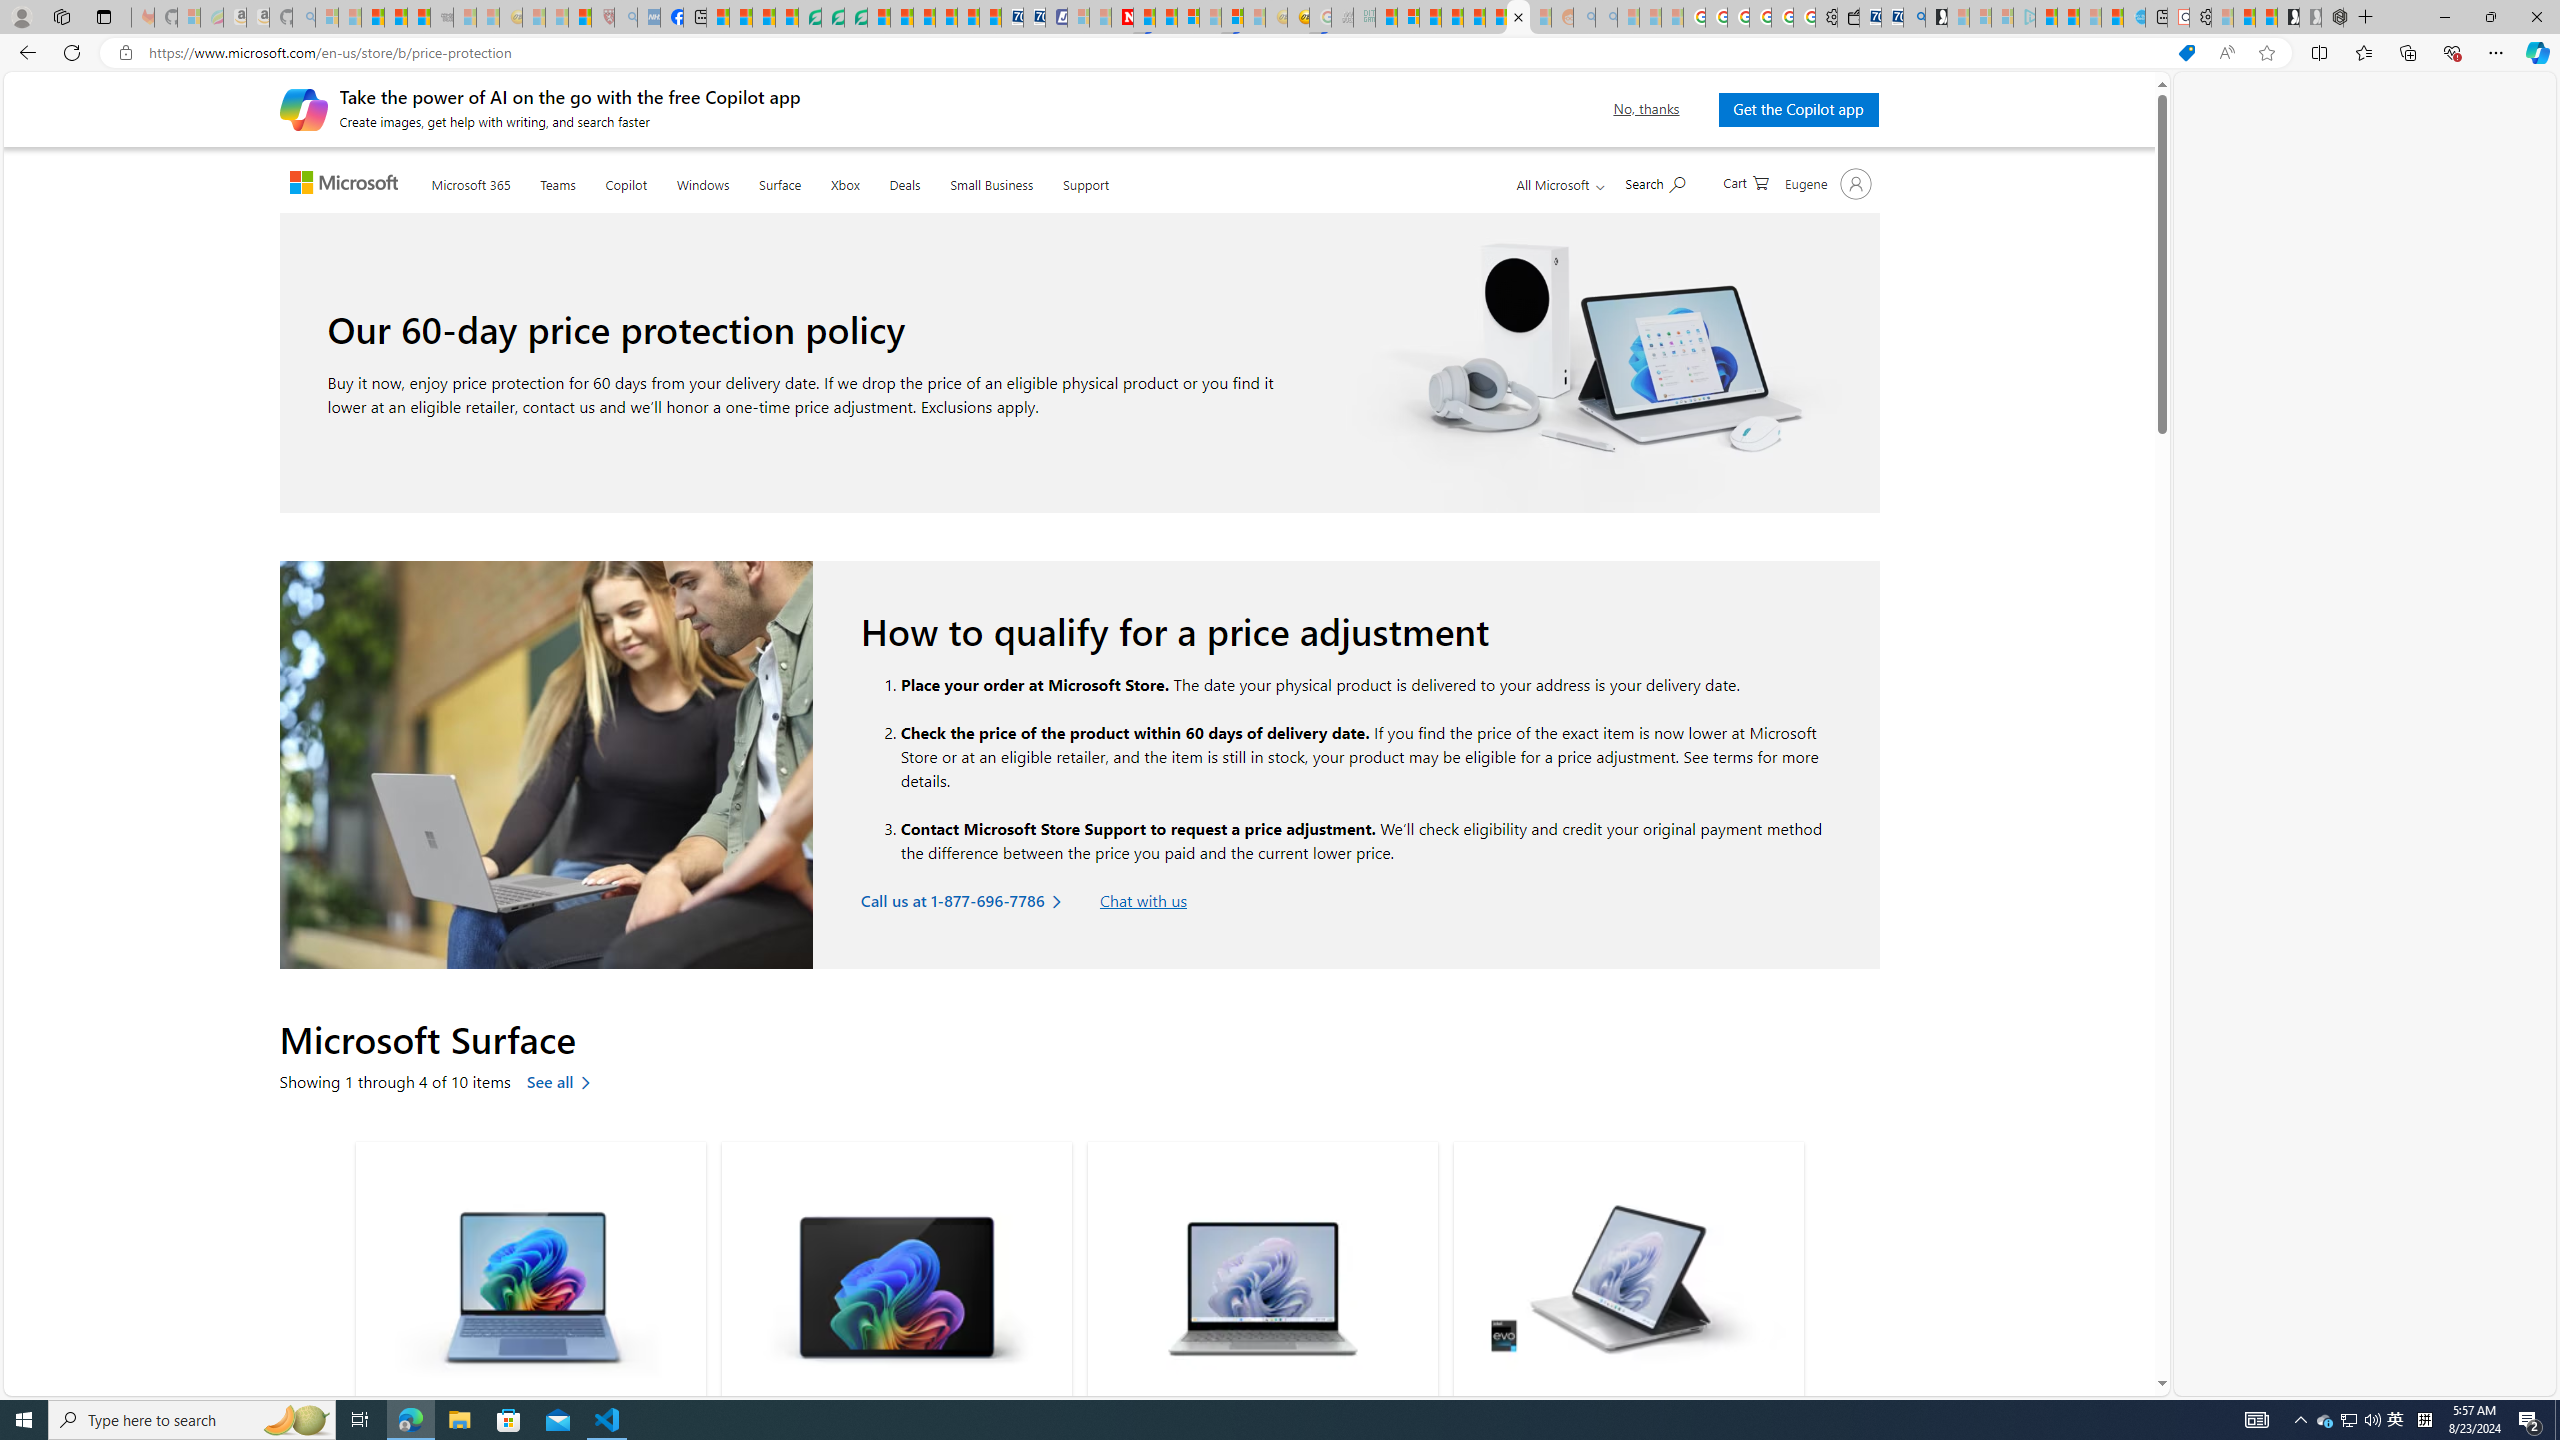 The width and height of the screenshot is (2560, 1440). Describe the element at coordinates (856, 16) in the screenshot. I see `'Microsoft Word - consumer-privacy address update 2.2021'` at that location.